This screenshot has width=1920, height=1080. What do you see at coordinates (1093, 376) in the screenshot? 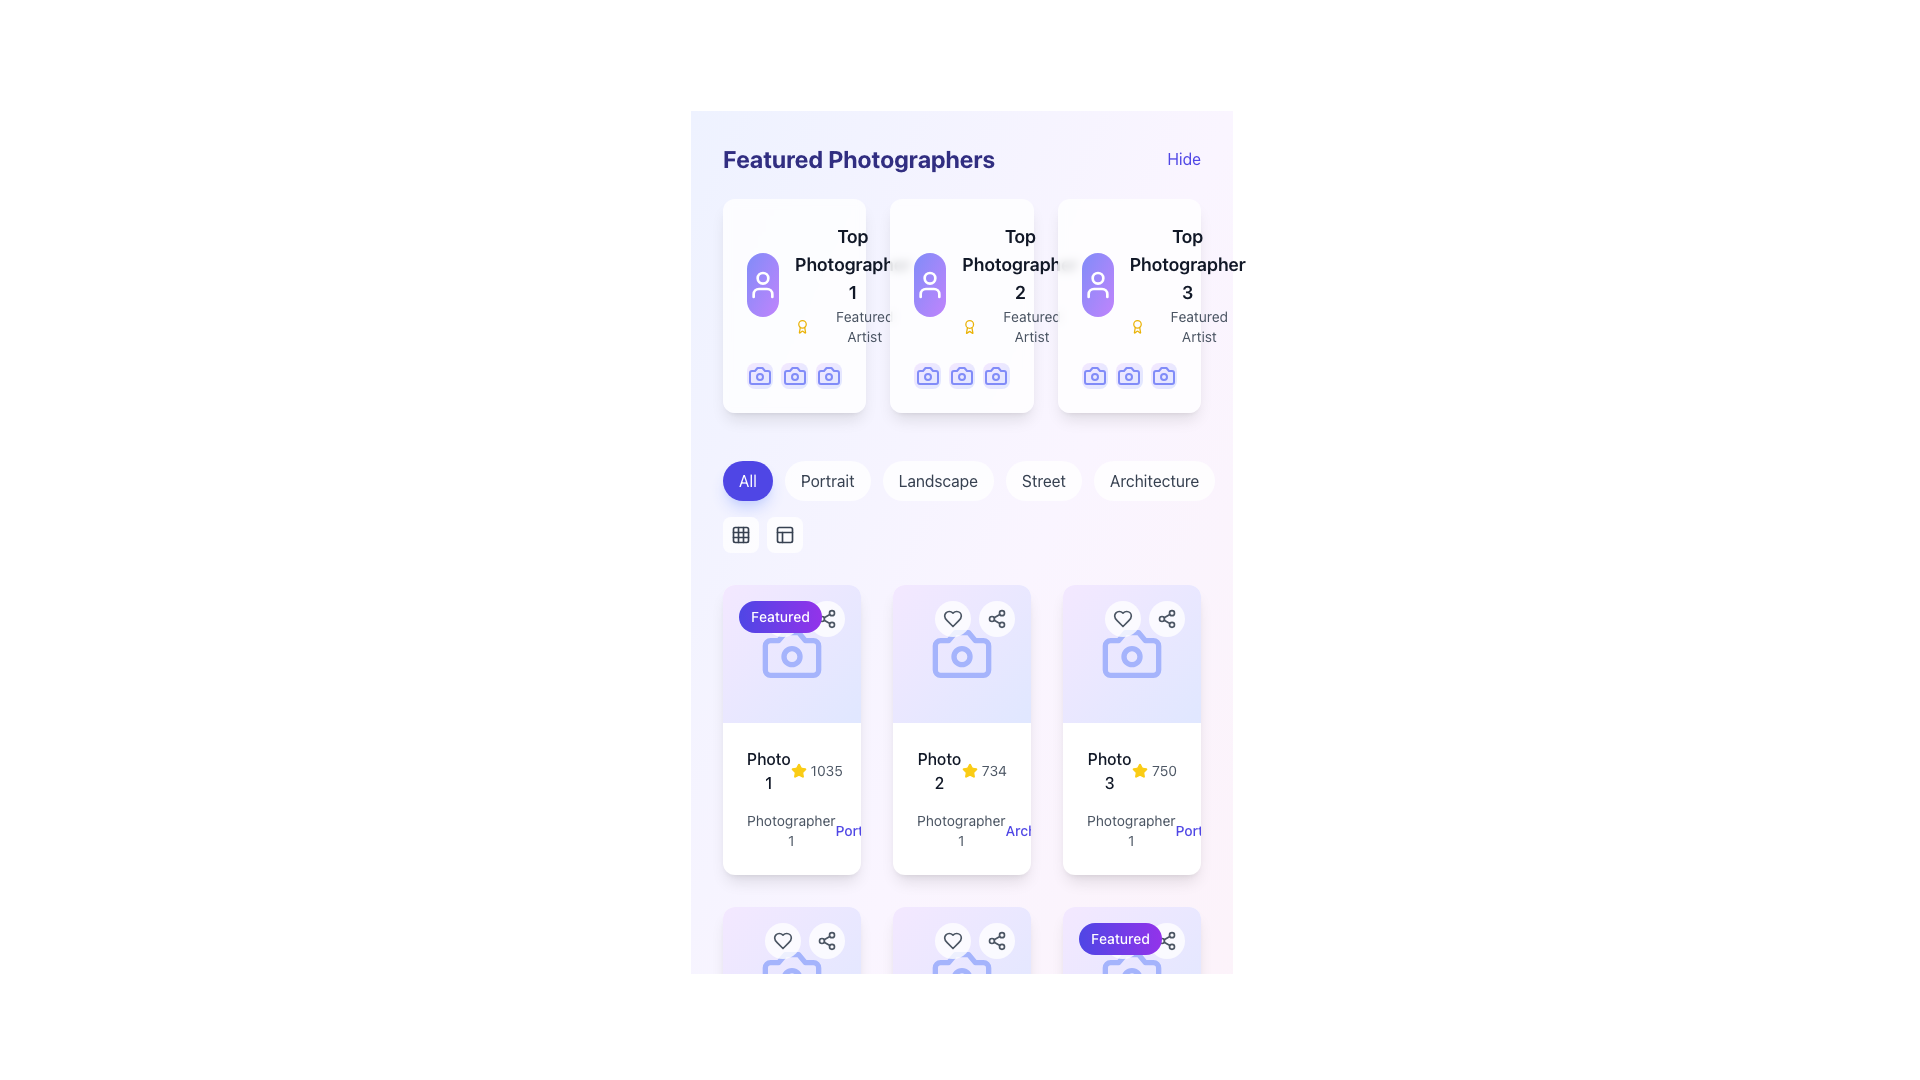
I see `the photography icon located in the first position of the icon group under 'Top Photographer 3' in the 'Featured Photographers' section` at bounding box center [1093, 376].